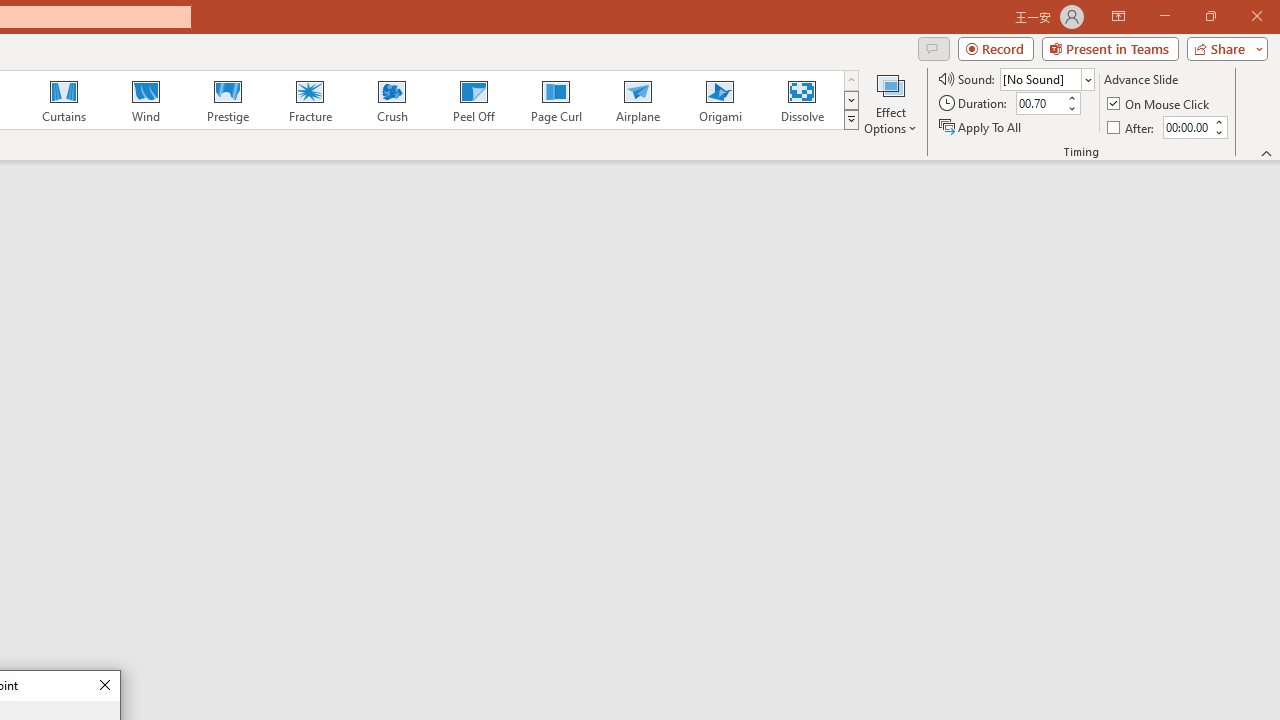 This screenshot has height=720, width=1280. Describe the element at coordinates (391, 100) in the screenshot. I see `'Crush'` at that location.